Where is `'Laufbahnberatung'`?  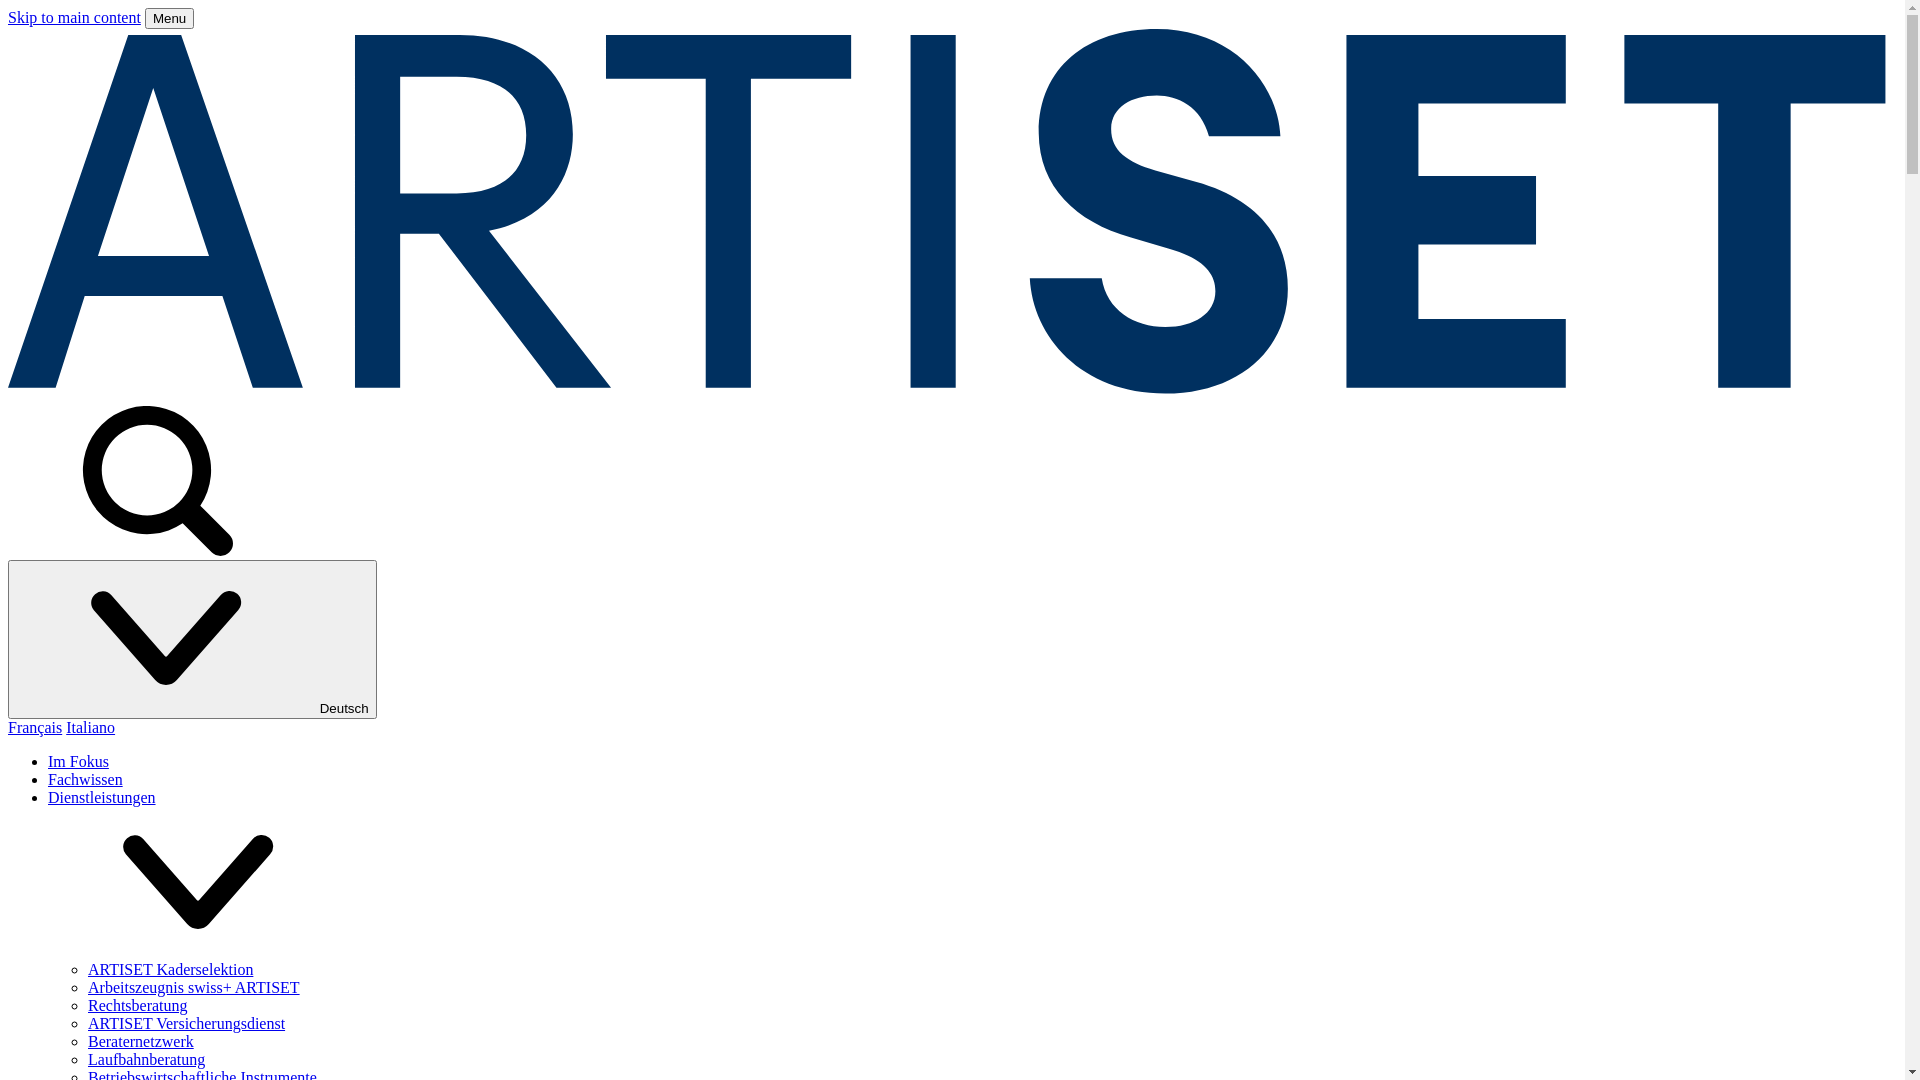
'Laufbahnberatung' is located at coordinates (145, 1058).